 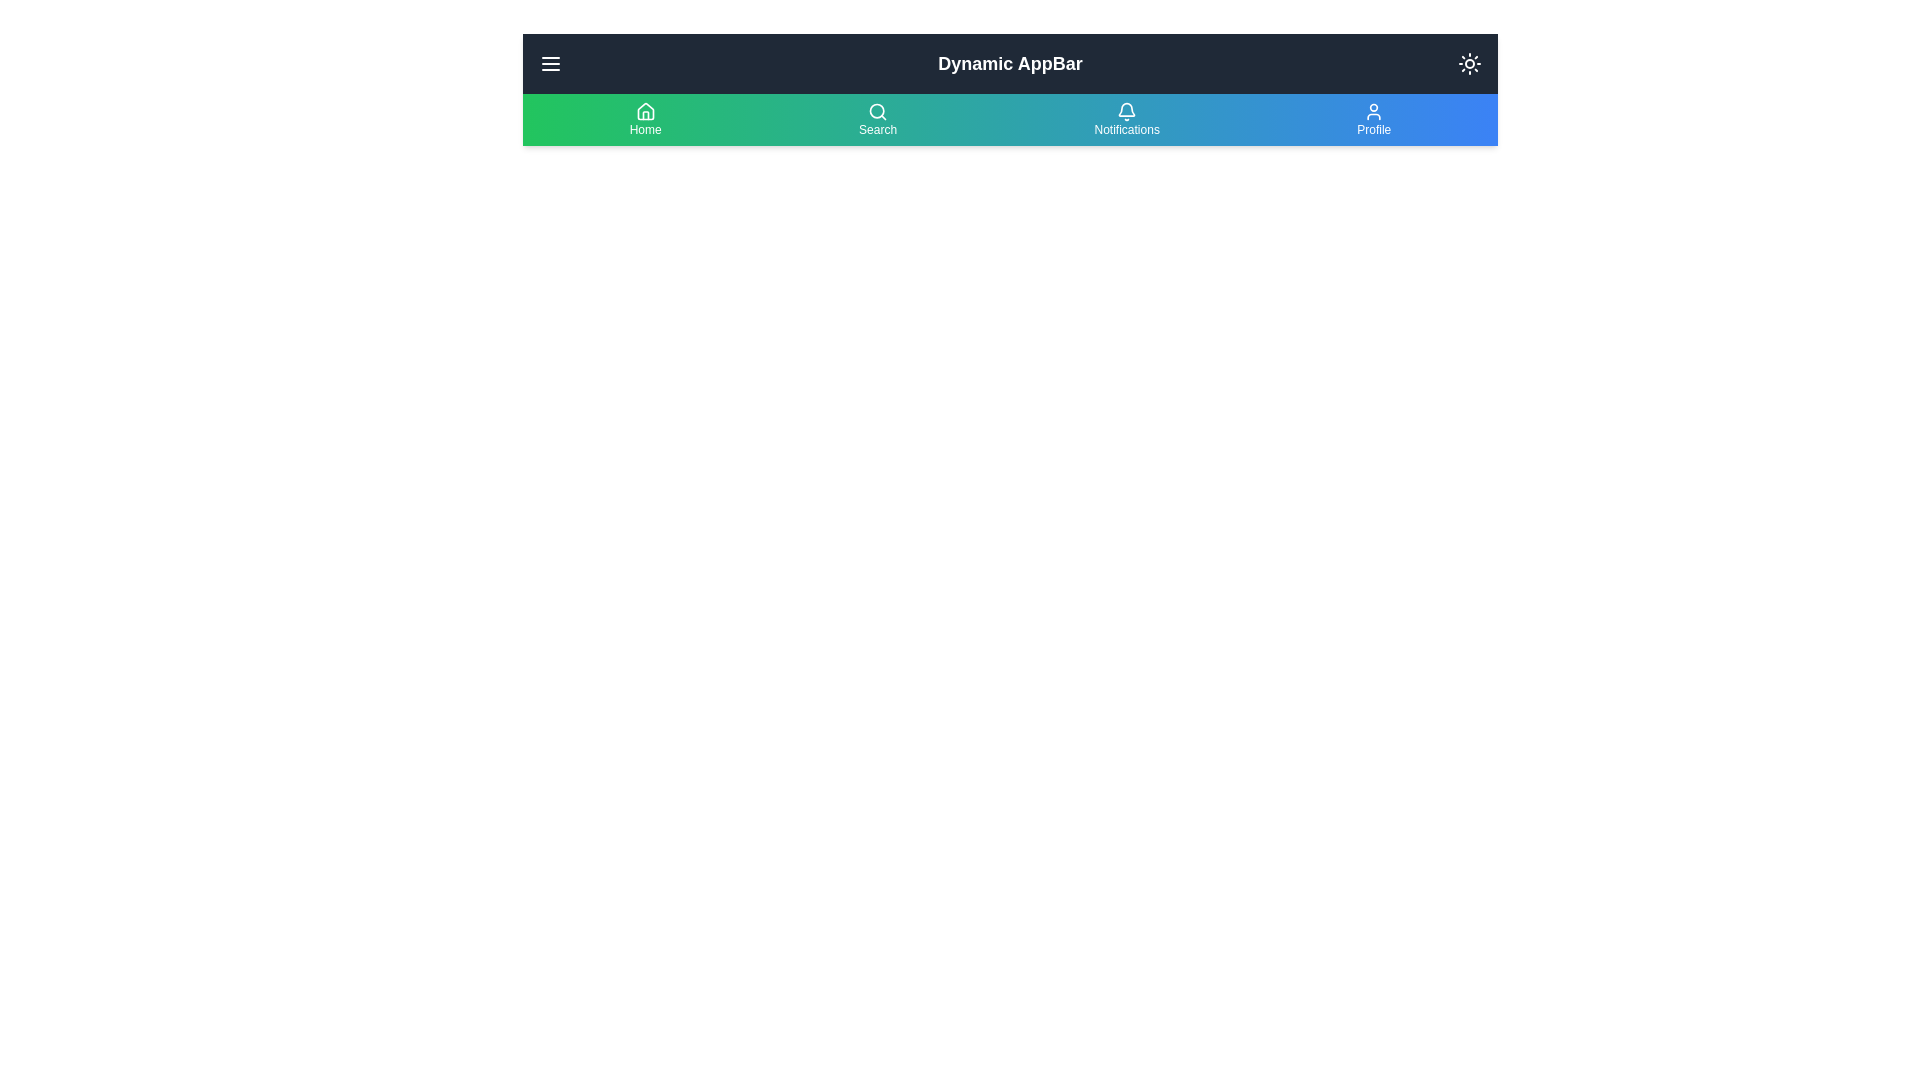 I want to click on the navigation item labeled Profile in the DynamicAppBar, so click(x=1372, y=119).